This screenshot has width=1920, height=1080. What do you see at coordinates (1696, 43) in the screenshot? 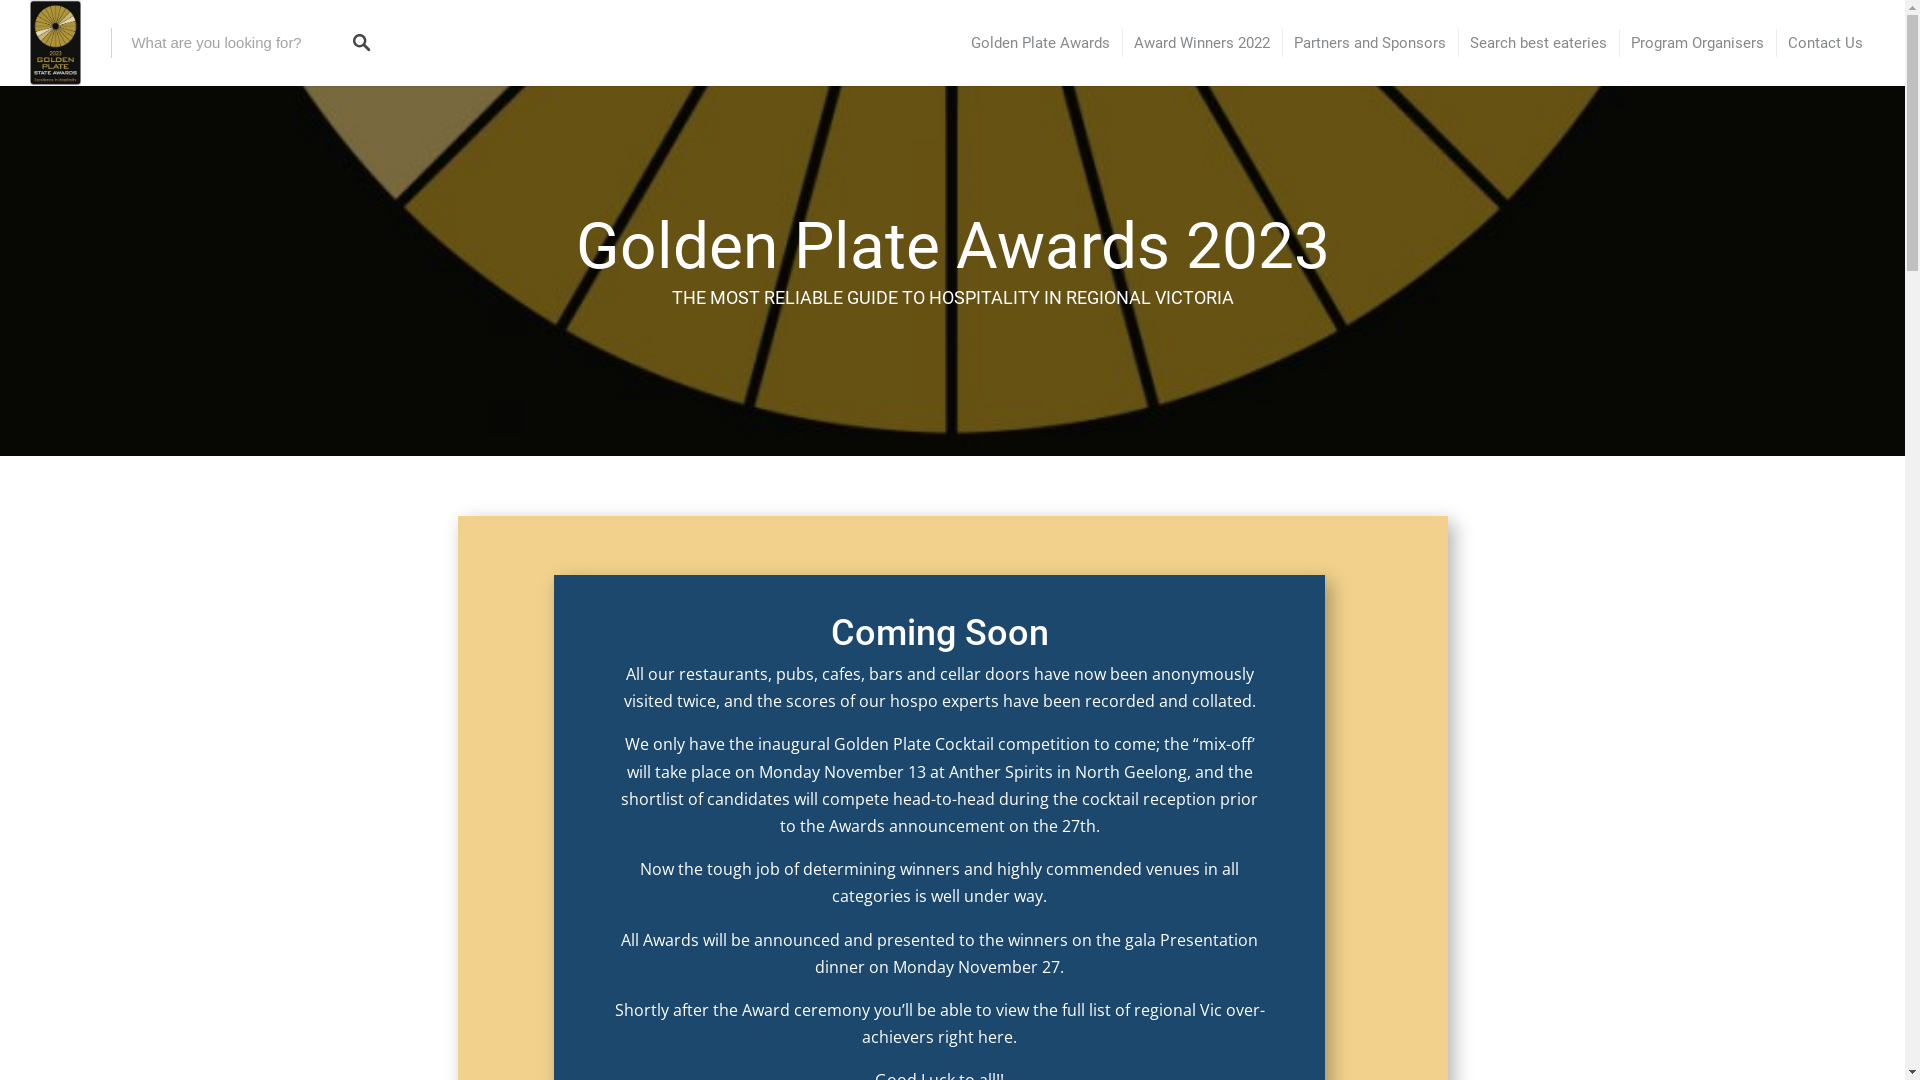
I see `'Program Organisers'` at bounding box center [1696, 43].